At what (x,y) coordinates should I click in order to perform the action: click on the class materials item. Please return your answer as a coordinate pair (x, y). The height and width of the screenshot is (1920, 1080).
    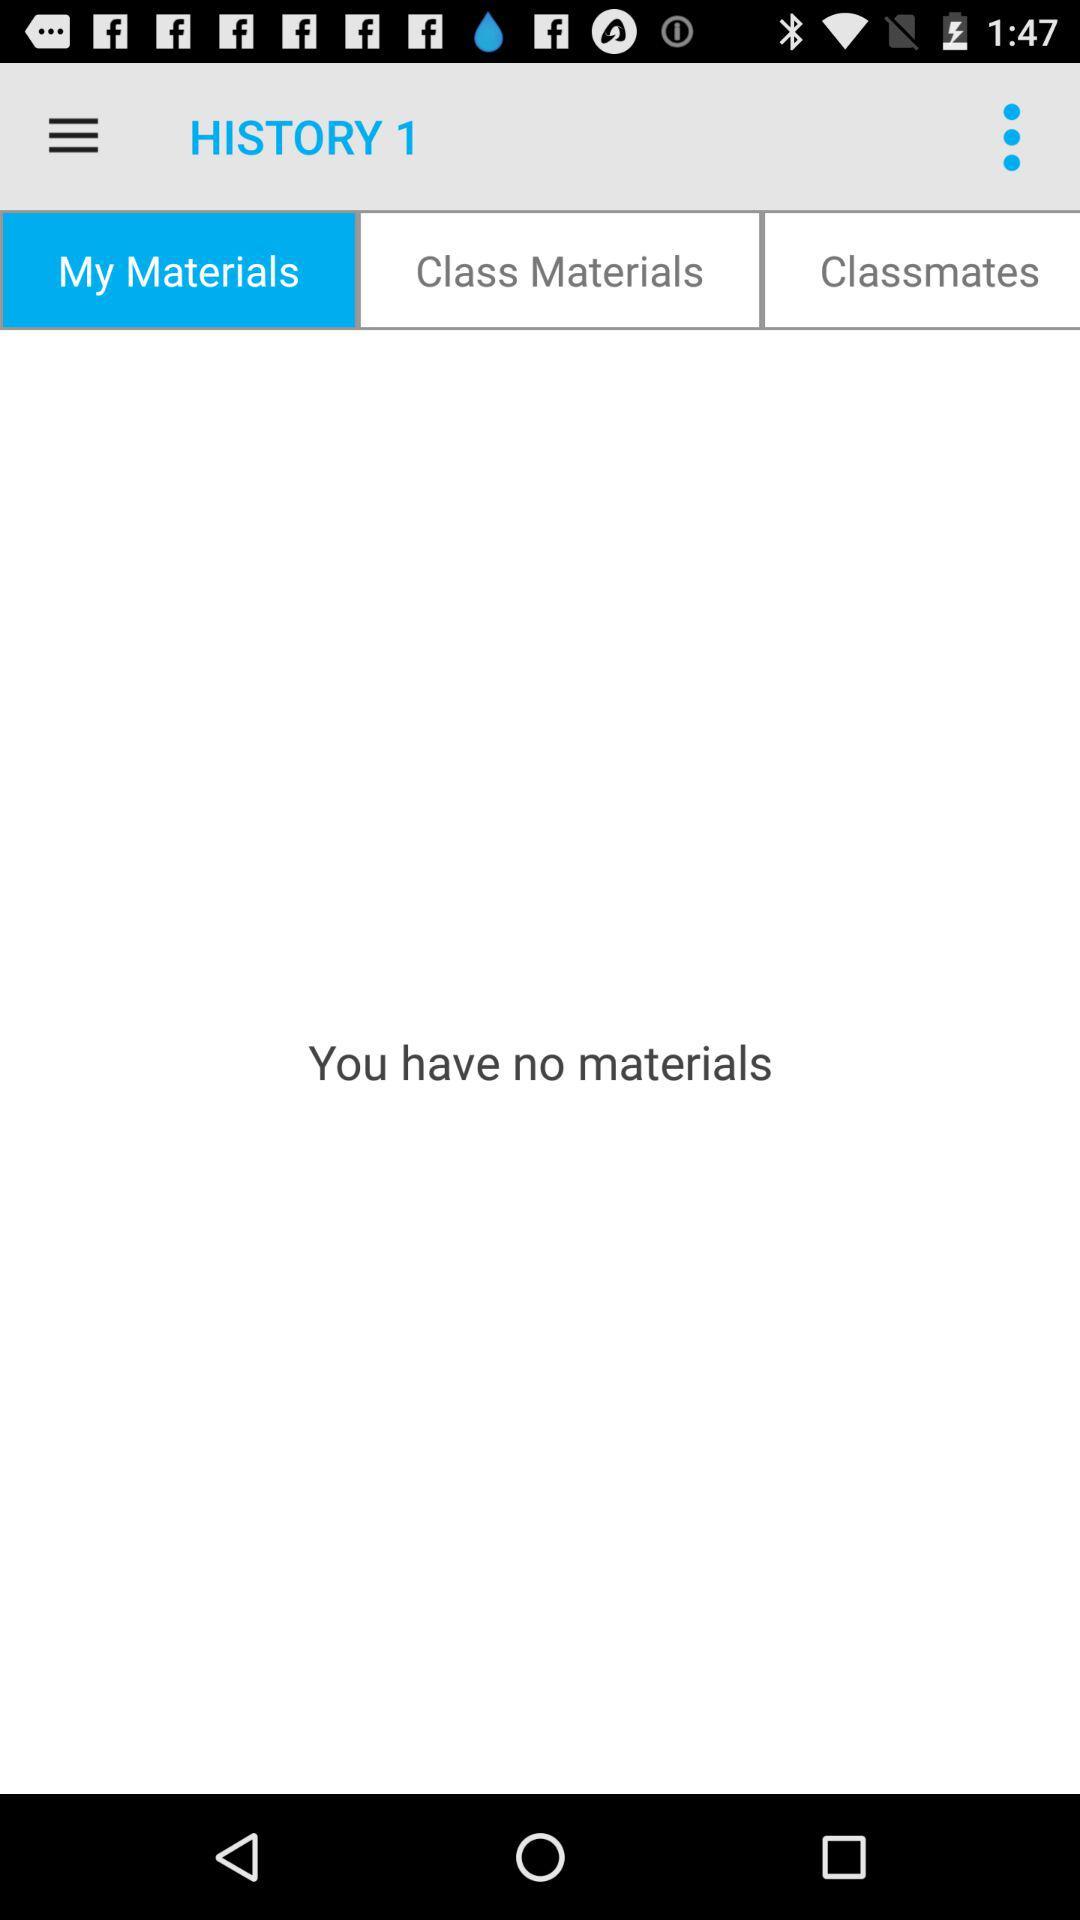
    Looking at the image, I should click on (559, 268).